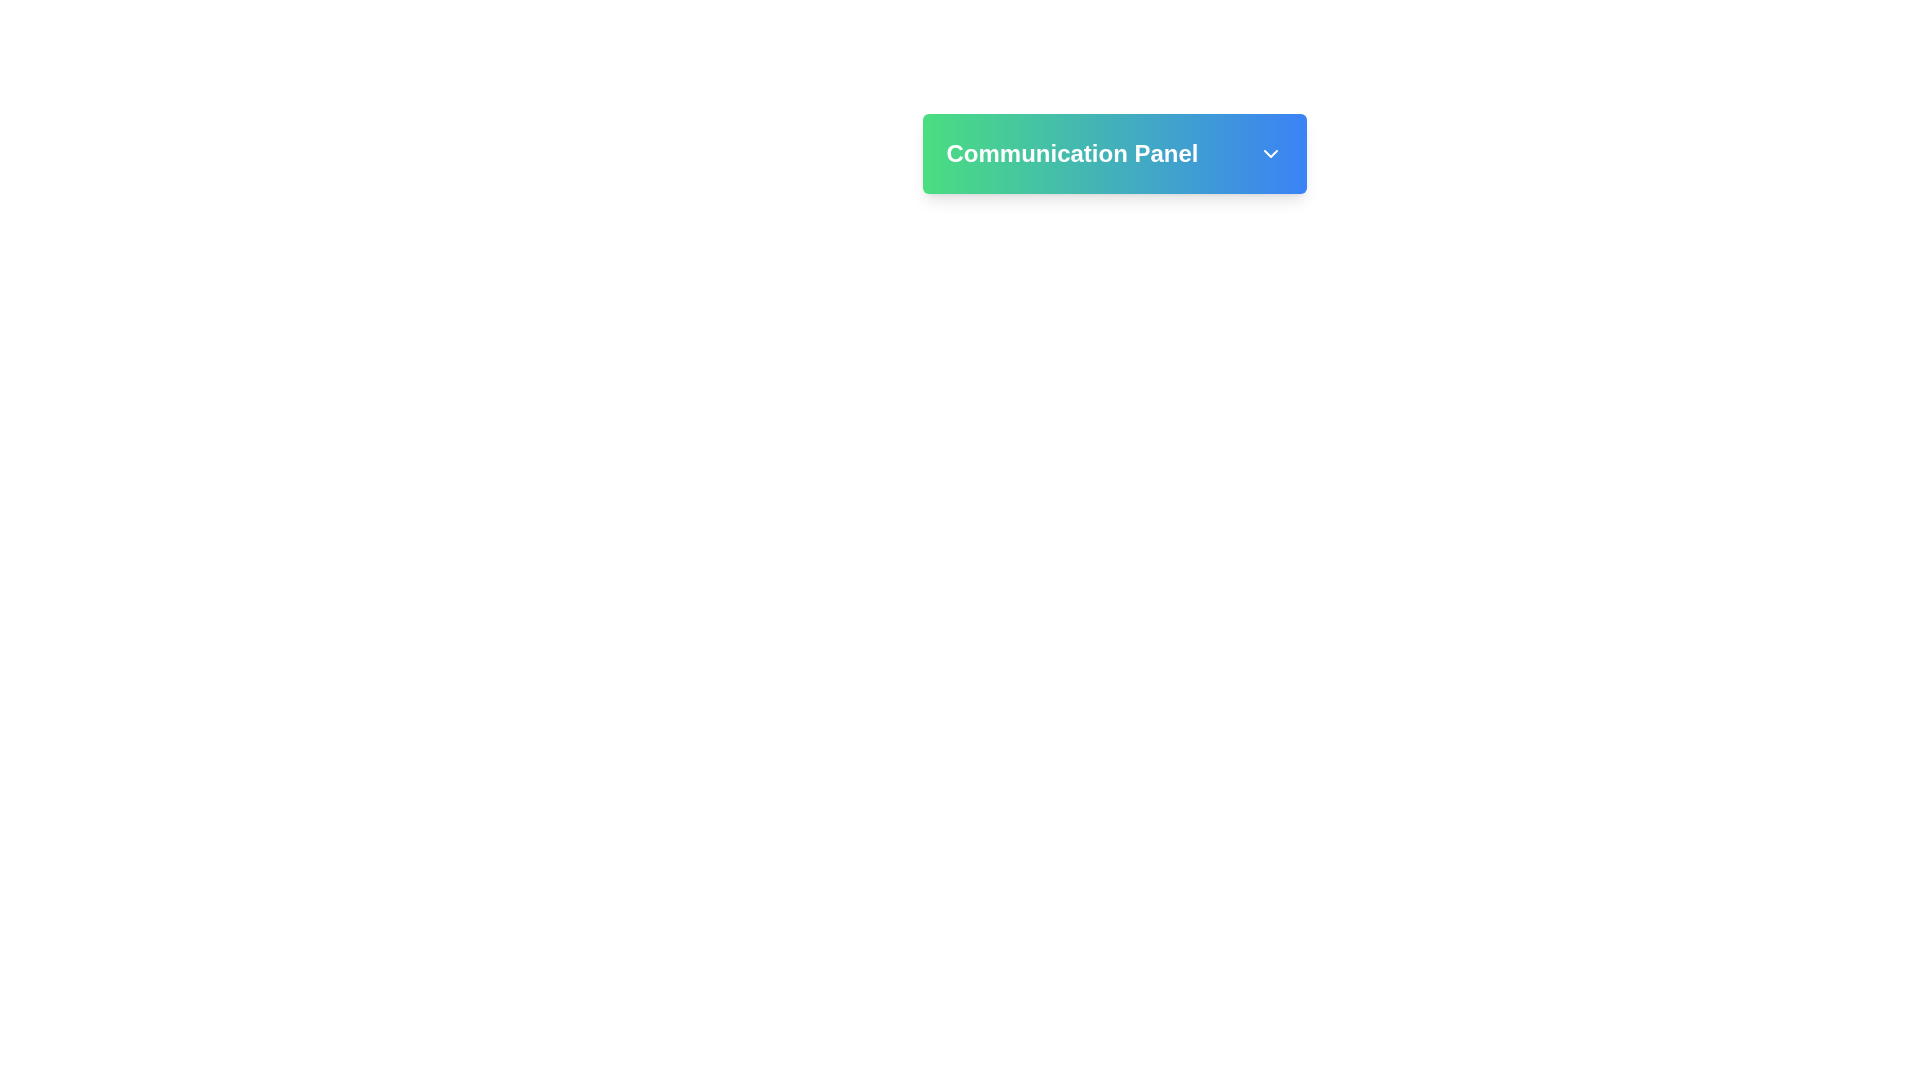  I want to click on the downward-pointing chevron icon next to the 'Communication Panel' text, so click(1269, 153).